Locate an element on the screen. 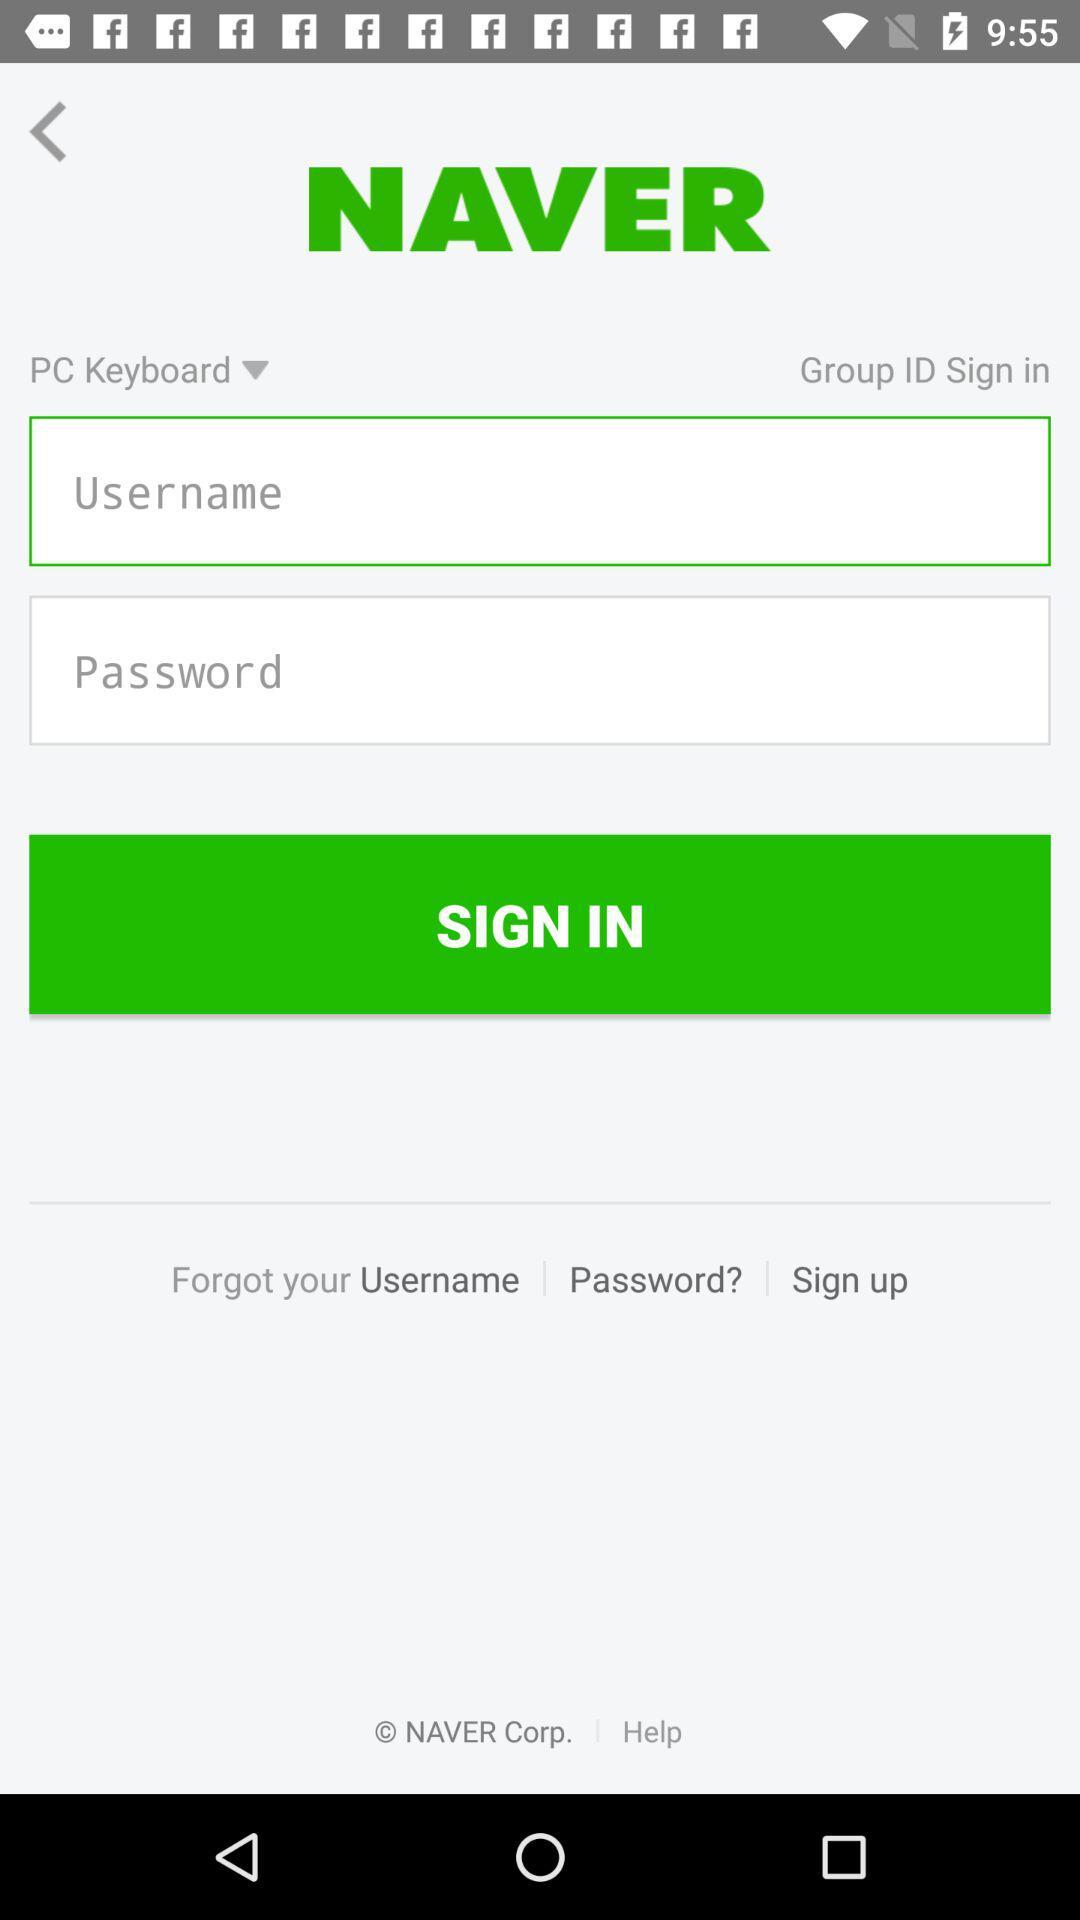  the forgot your username app is located at coordinates (356, 1300).